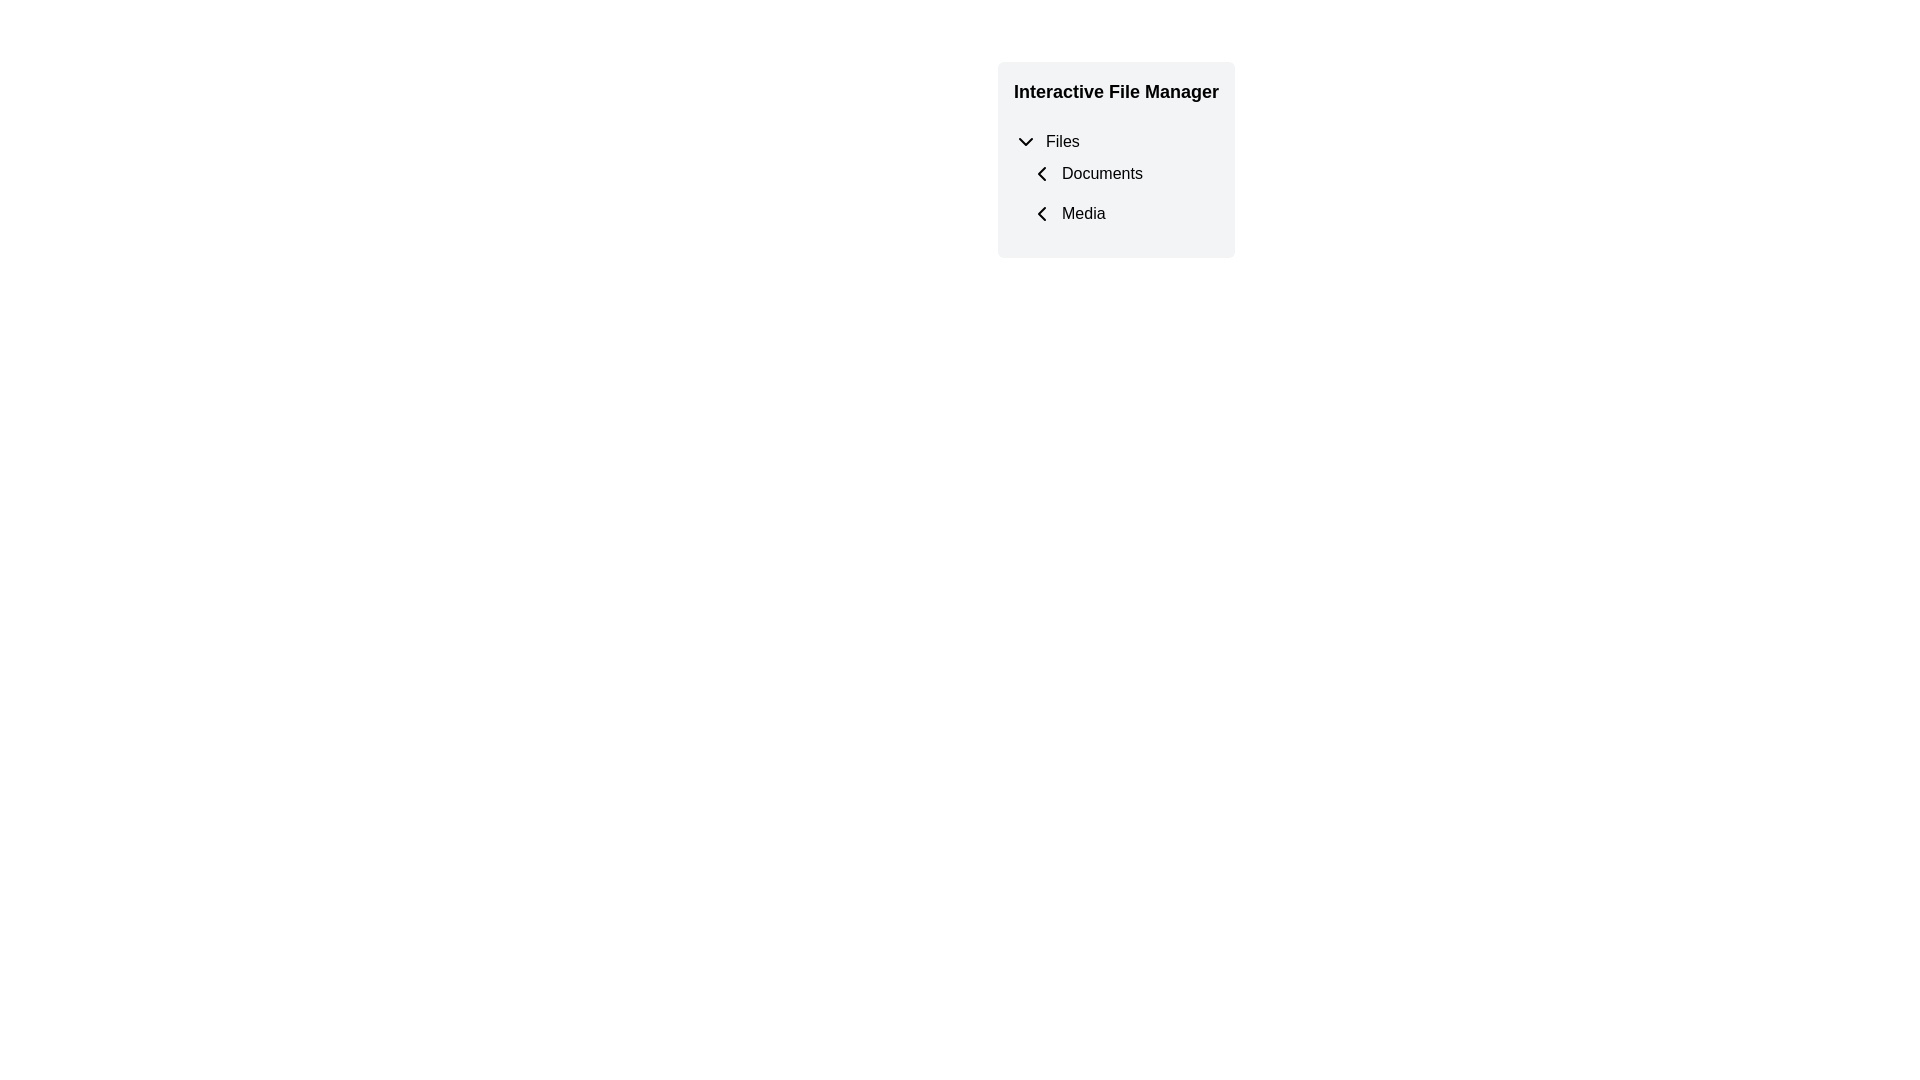 This screenshot has height=1080, width=1920. What do you see at coordinates (1115, 92) in the screenshot?
I see `the title/header Text element of the interactive file manager, which is positioned above the 'Files,' 'Documents,' and 'Media' sections` at bounding box center [1115, 92].